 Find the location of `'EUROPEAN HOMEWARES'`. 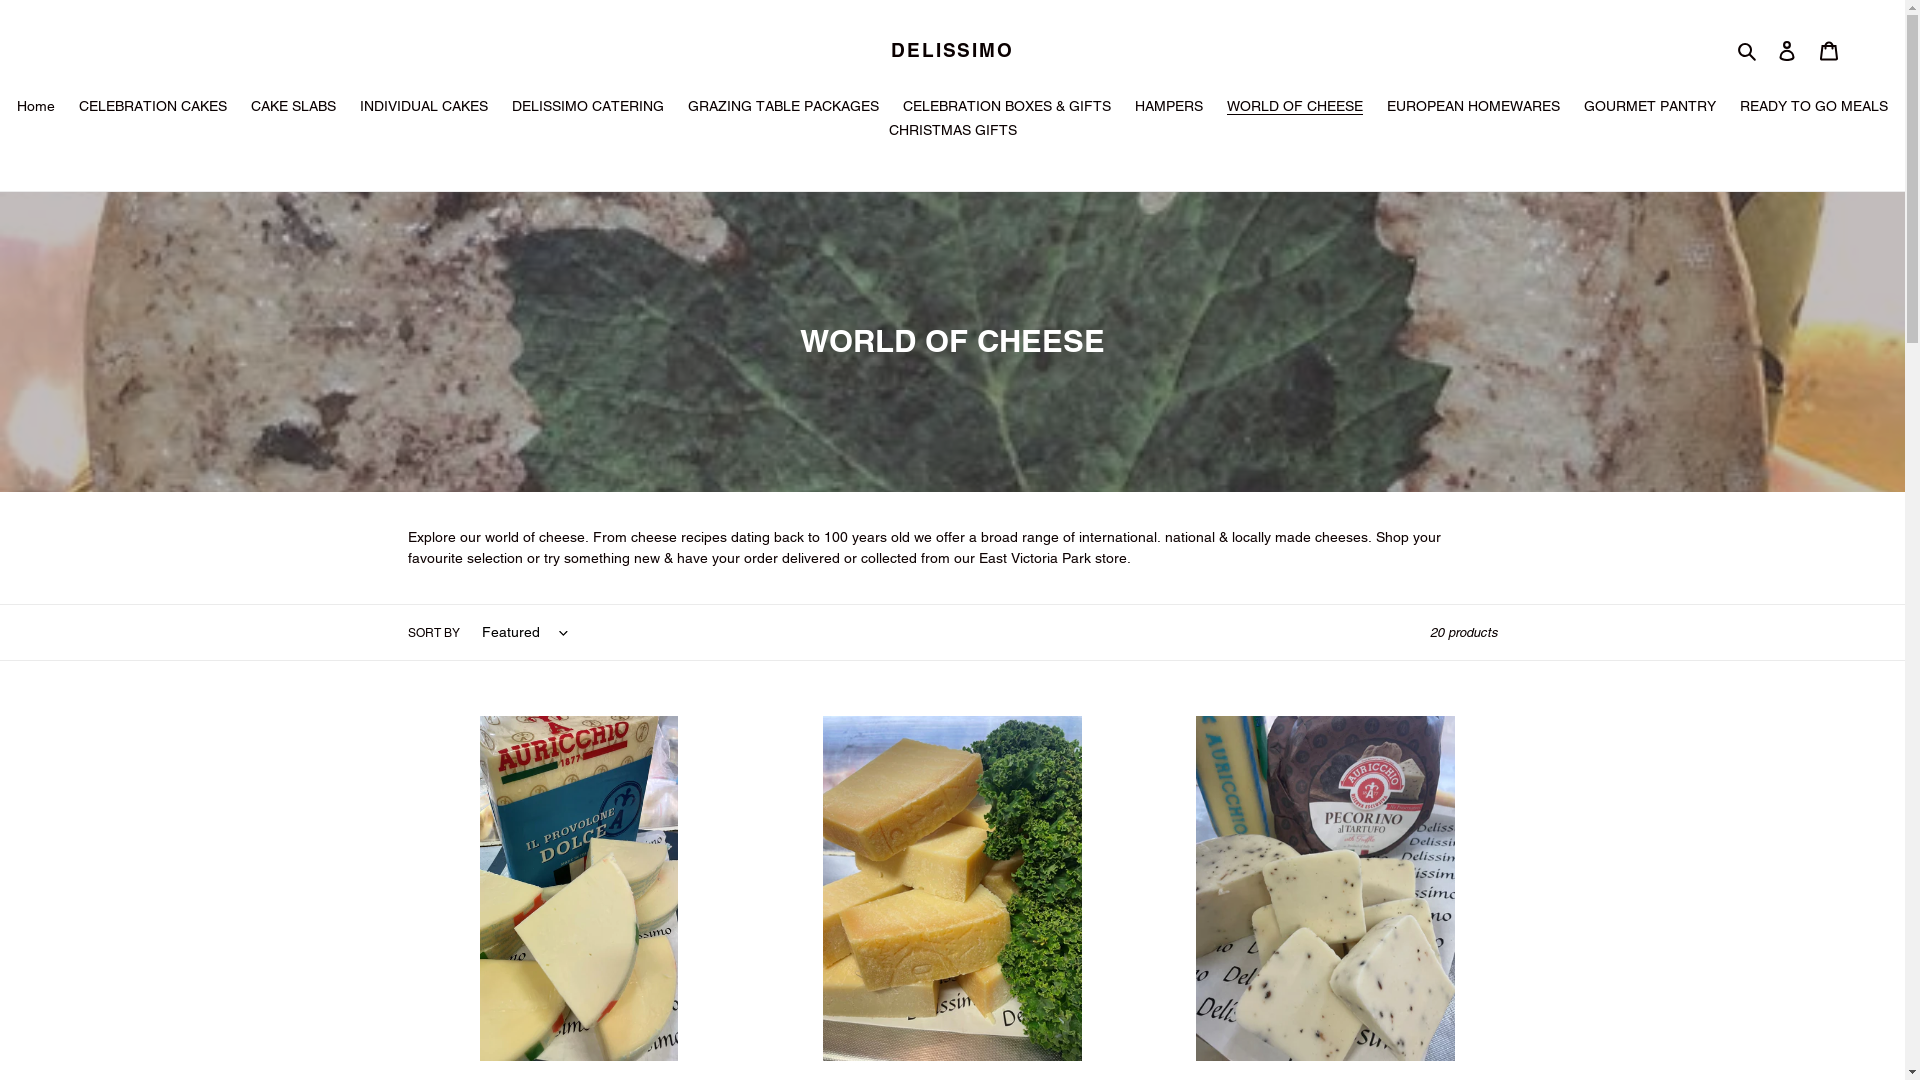

'EUROPEAN HOMEWARES' is located at coordinates (1473, 108).